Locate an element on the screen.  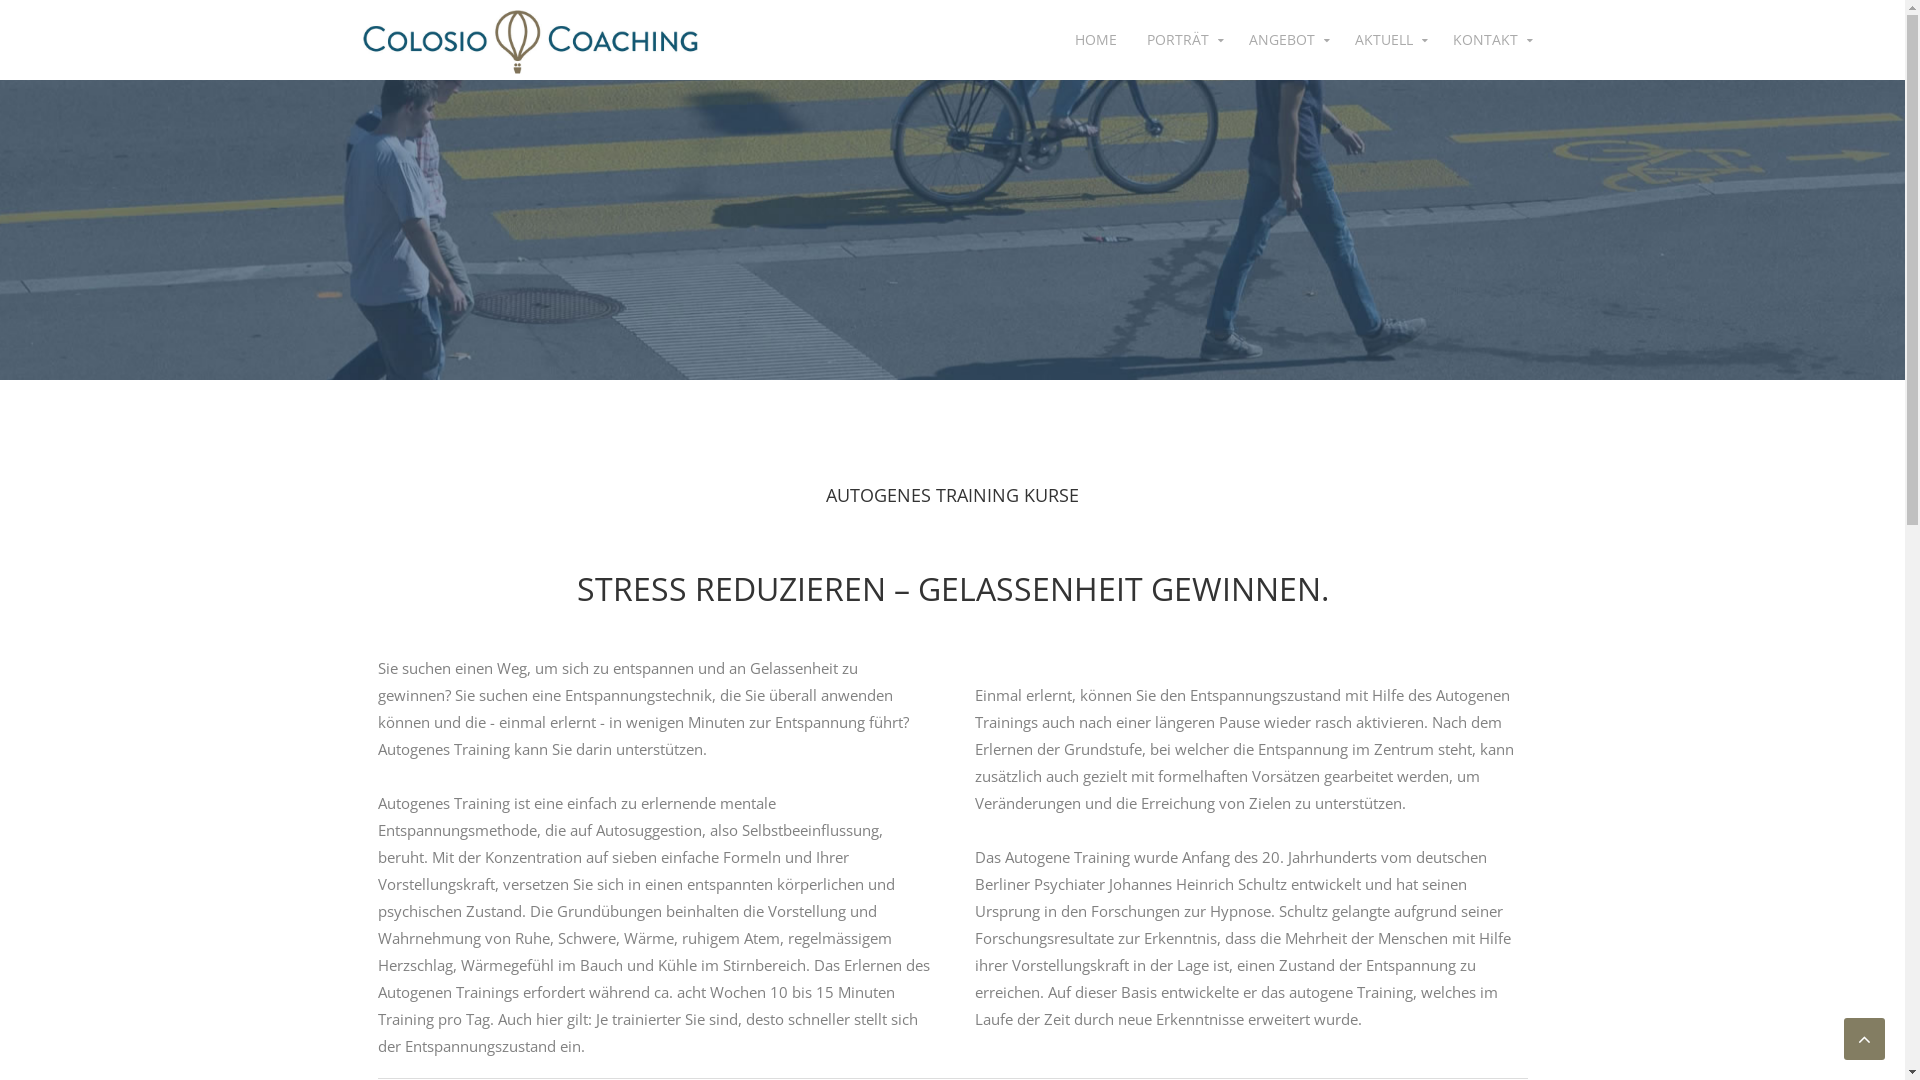
'KONTAKT' is located at coordinates (1437, 39).